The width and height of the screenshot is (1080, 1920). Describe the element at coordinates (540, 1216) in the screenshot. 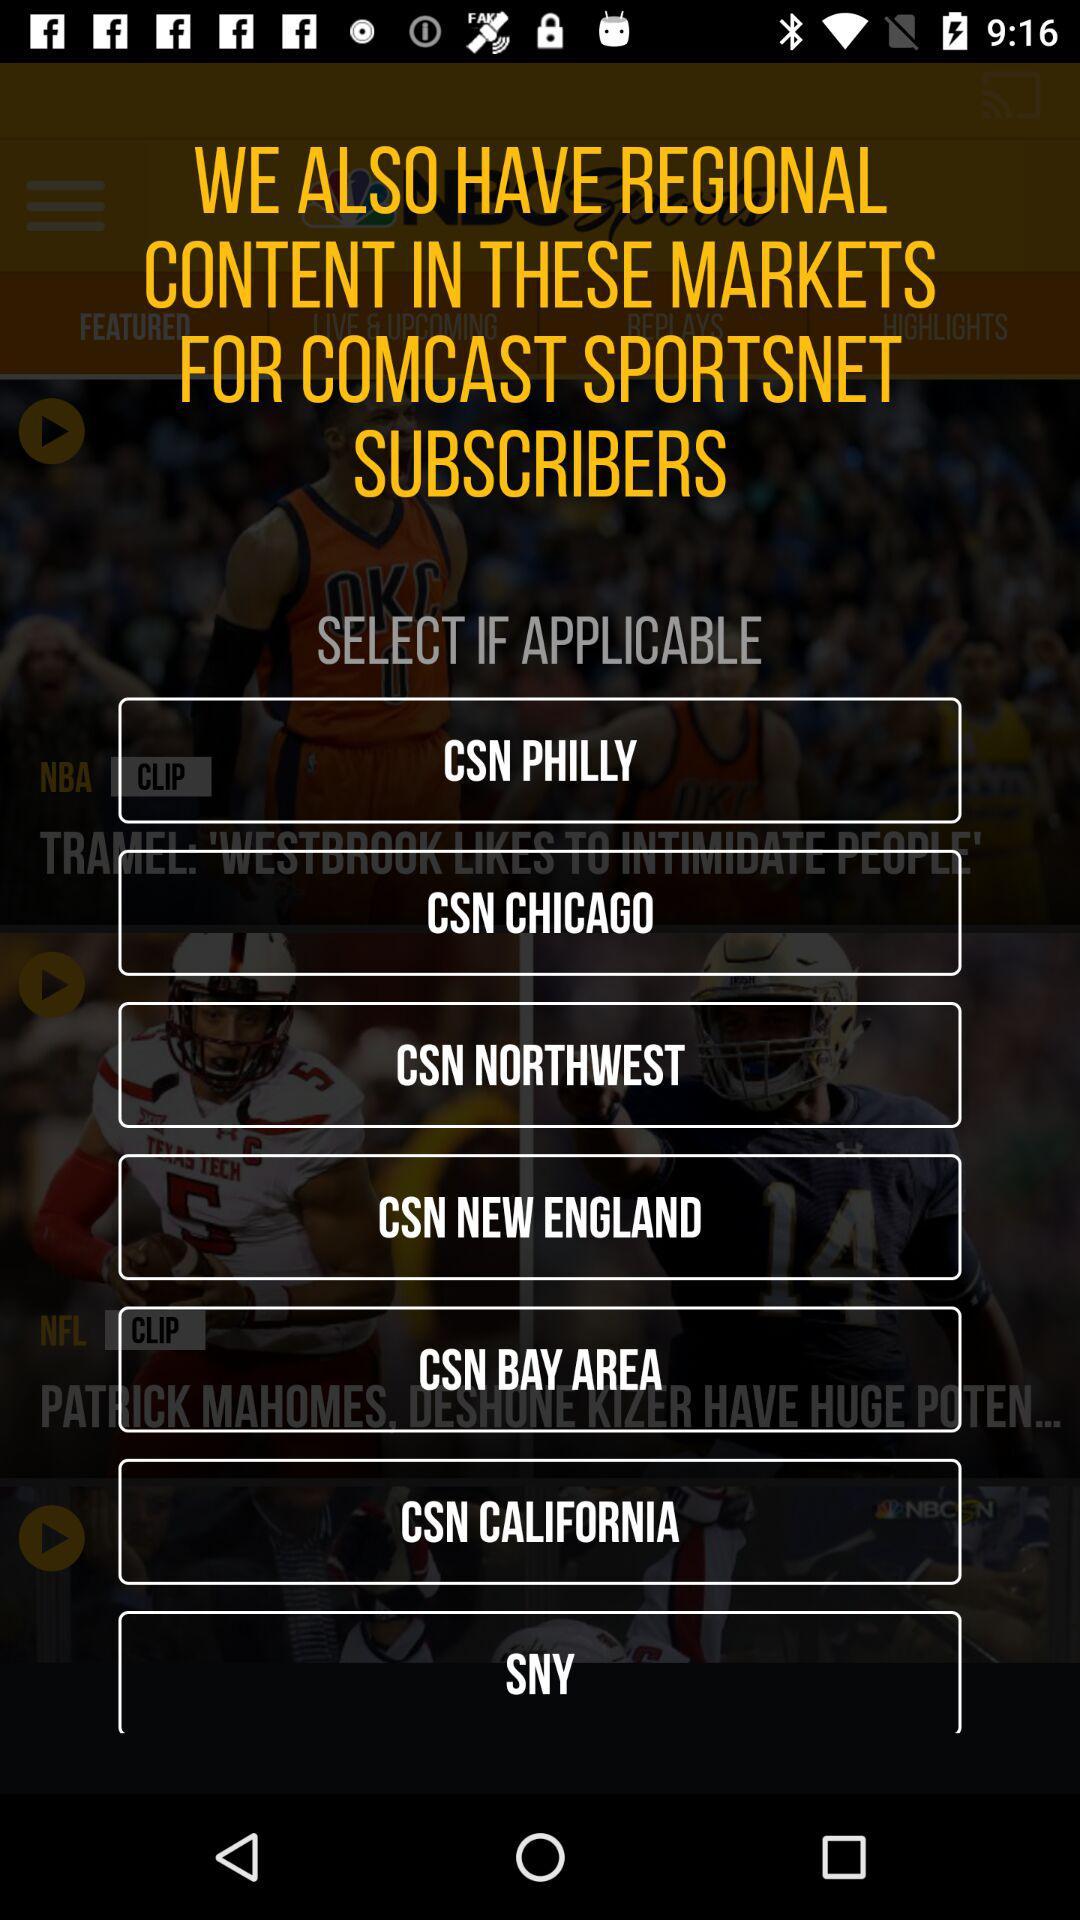

I see `icon above the csn bay area icon` at that location.